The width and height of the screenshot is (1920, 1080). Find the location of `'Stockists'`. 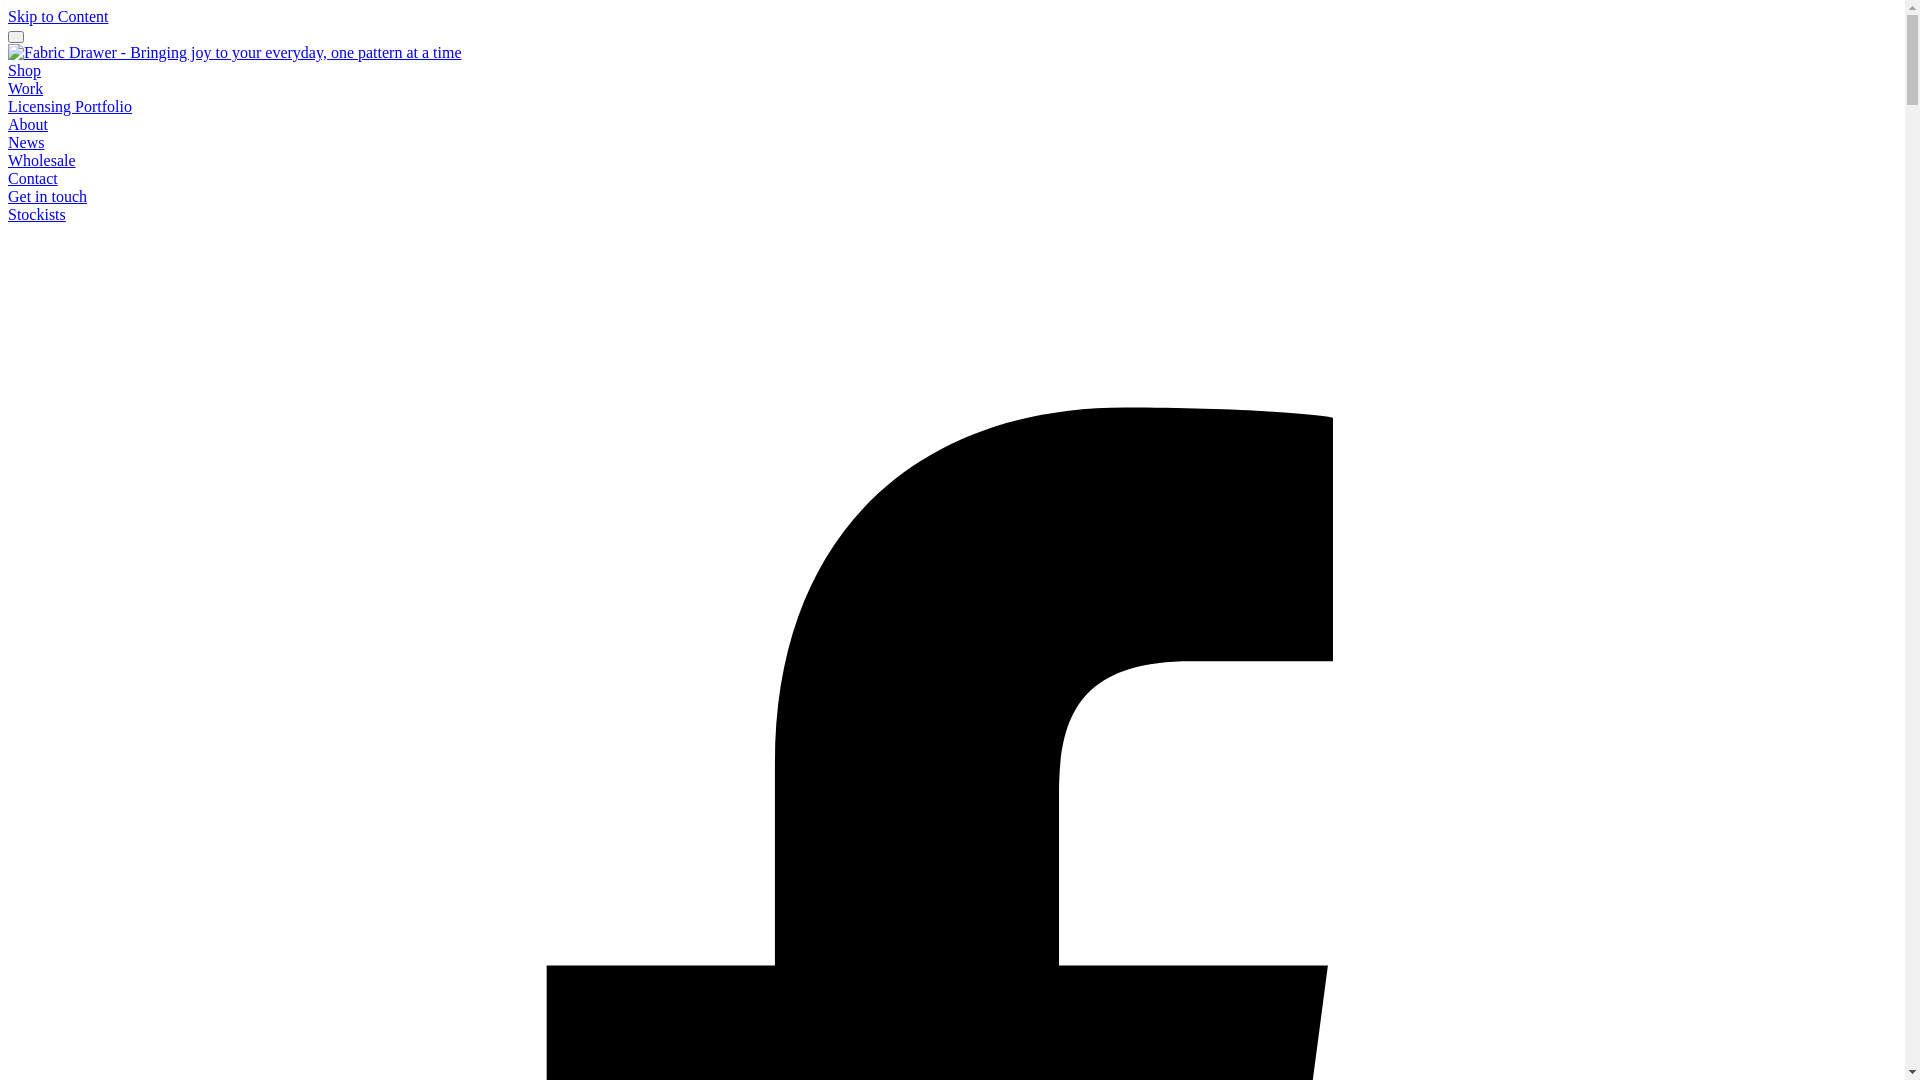

'Stockists' is located at coordinates (37, 214).